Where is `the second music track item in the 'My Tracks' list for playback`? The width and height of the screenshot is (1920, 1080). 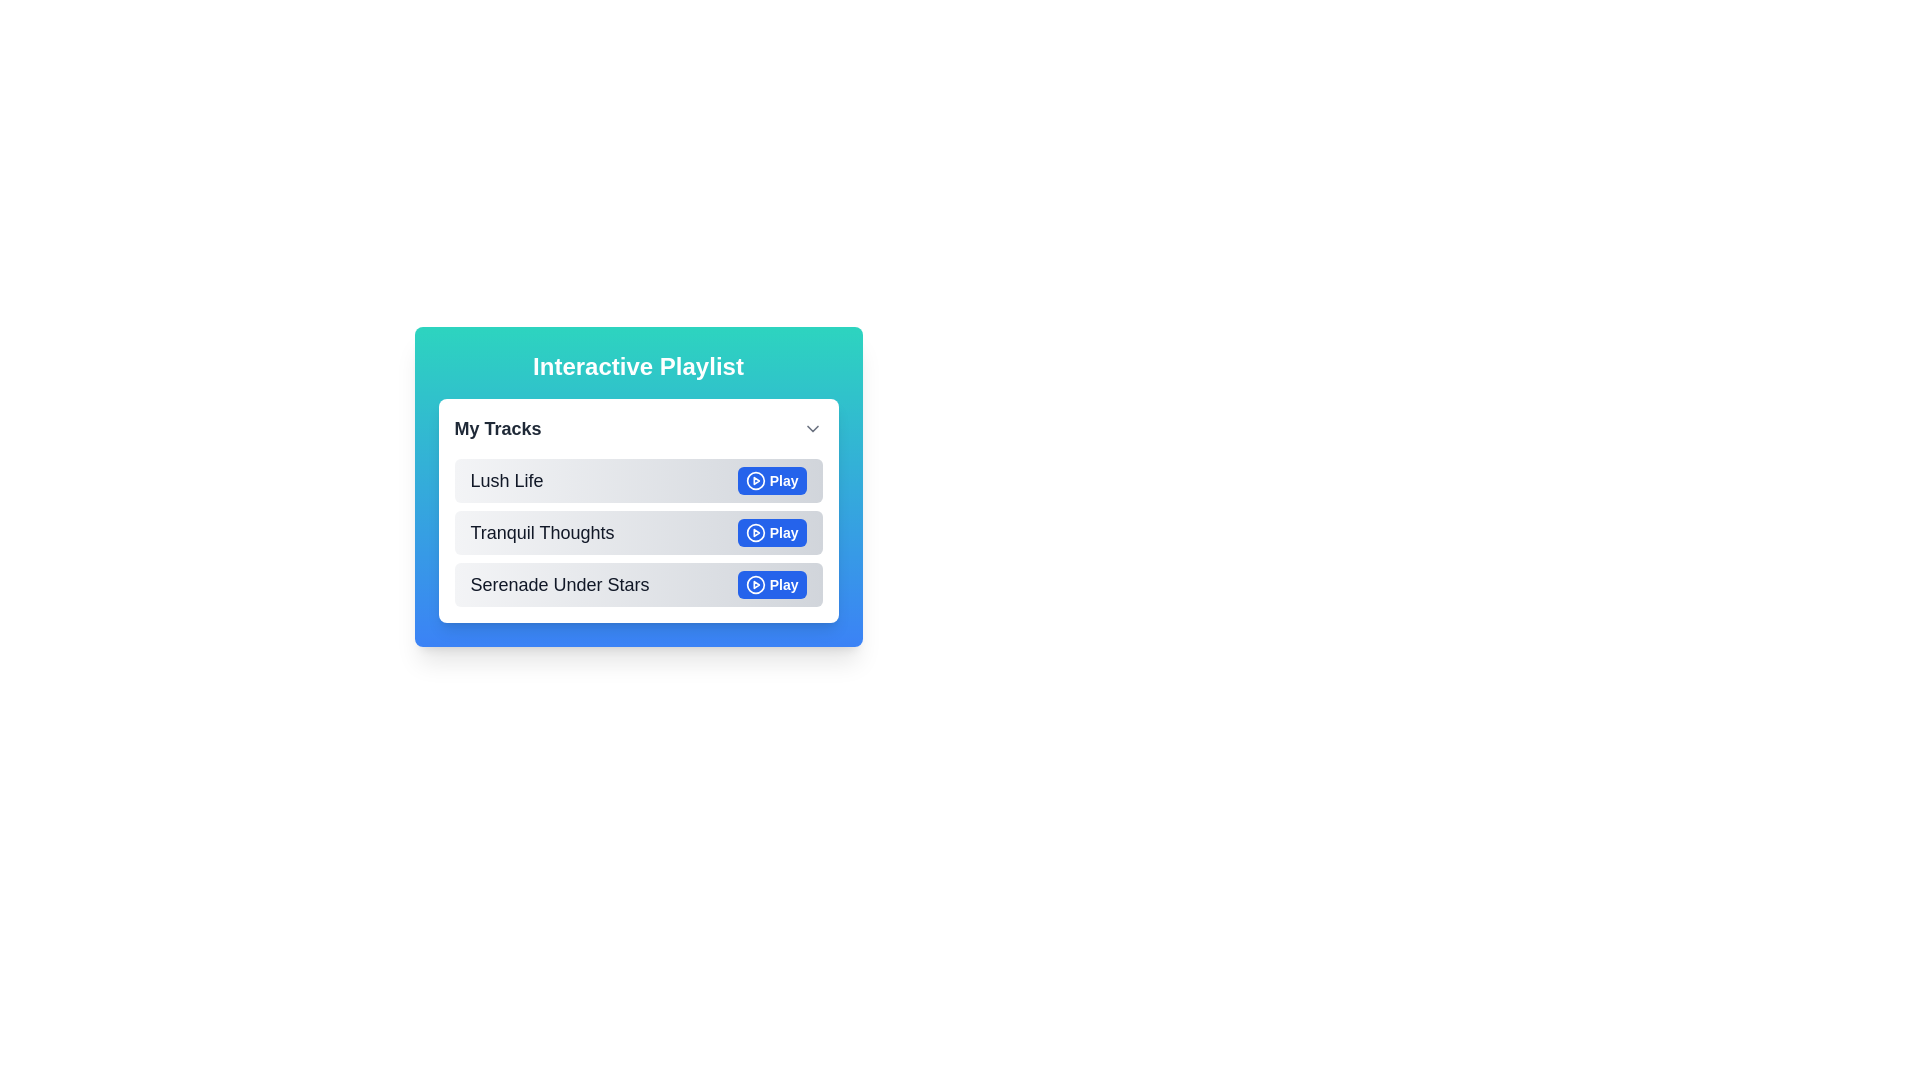 the second music track item in the 'My Tracks' list for playback is located at coordinates (637, 531).